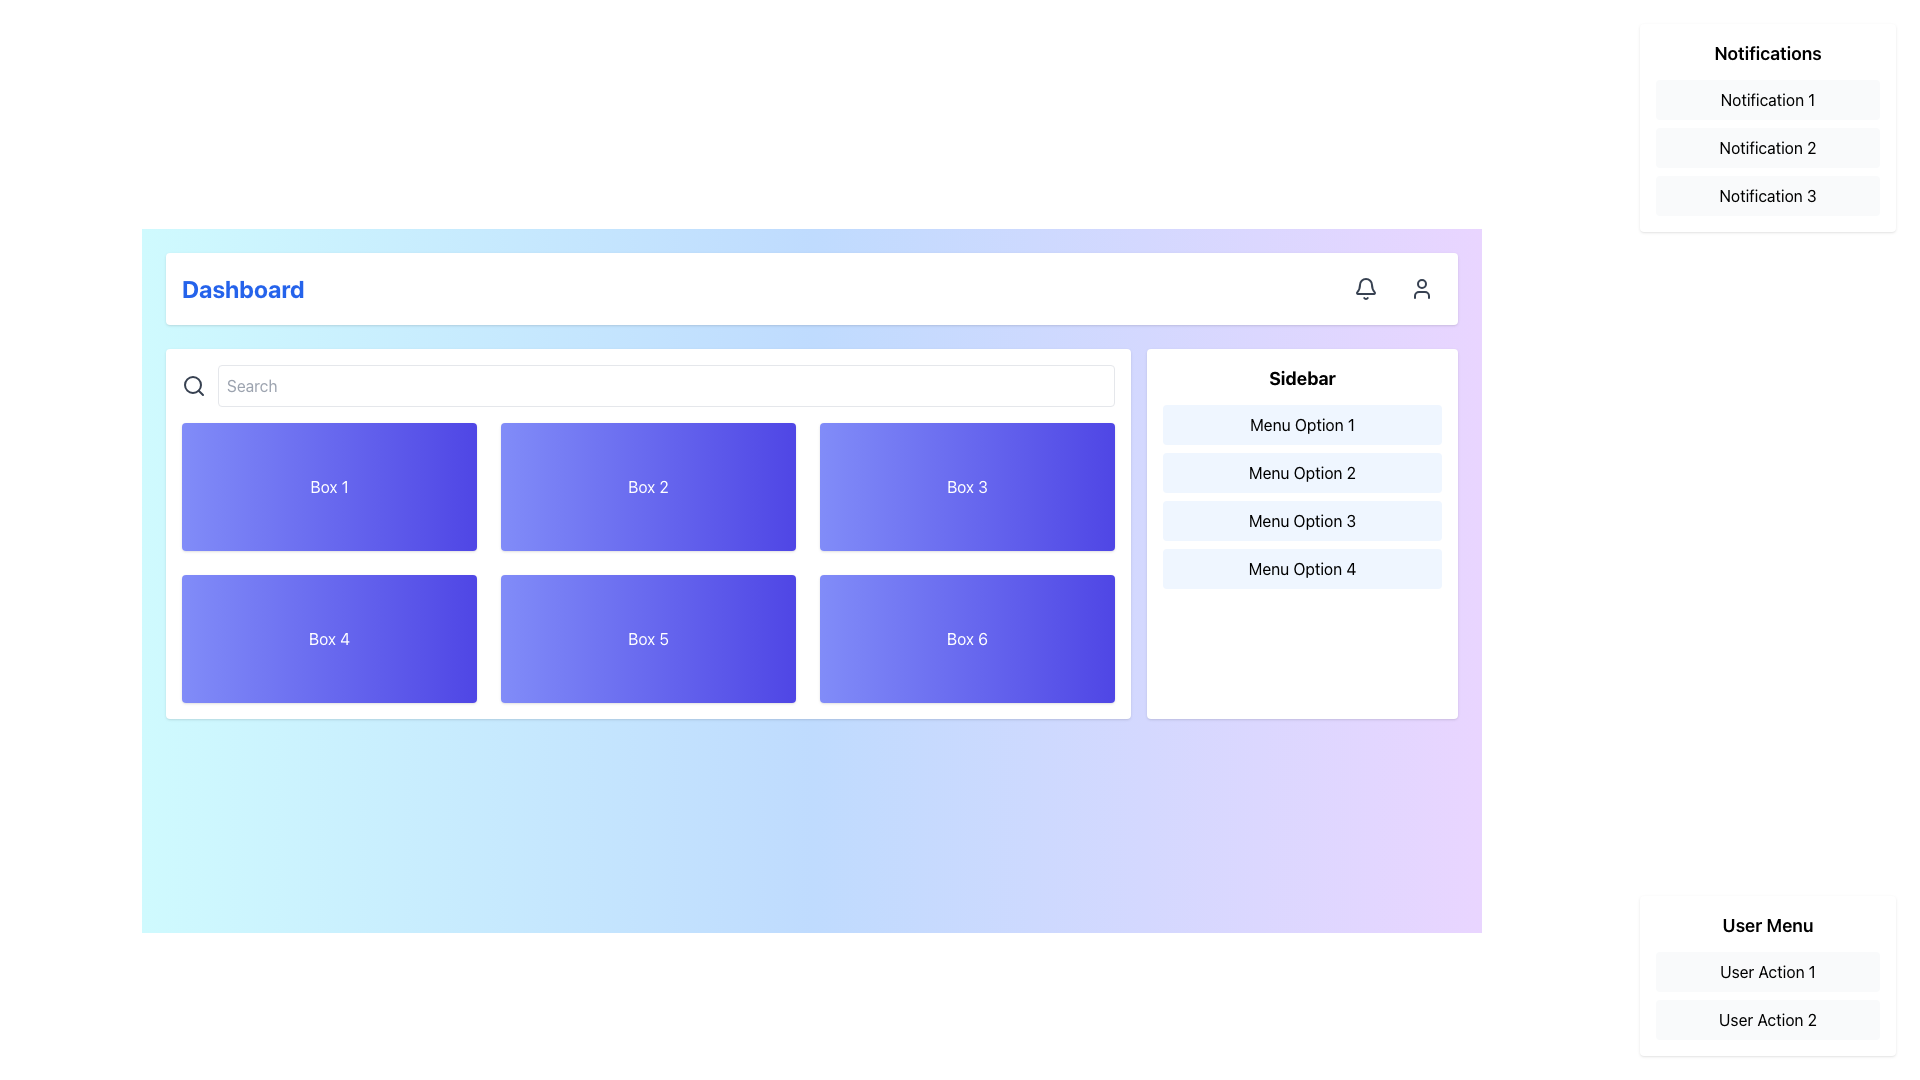 This screenshot has height=1080, width=1920. What do you see at coordinates (1302, 569) in the screenshot?
I see `the 'Menu Option 4' button, which is a rectangular button with rounded corners, light blue background, and black text, located in the bottom-right section of the interface in the Sidebar group` at bounding box center [1302, 569].